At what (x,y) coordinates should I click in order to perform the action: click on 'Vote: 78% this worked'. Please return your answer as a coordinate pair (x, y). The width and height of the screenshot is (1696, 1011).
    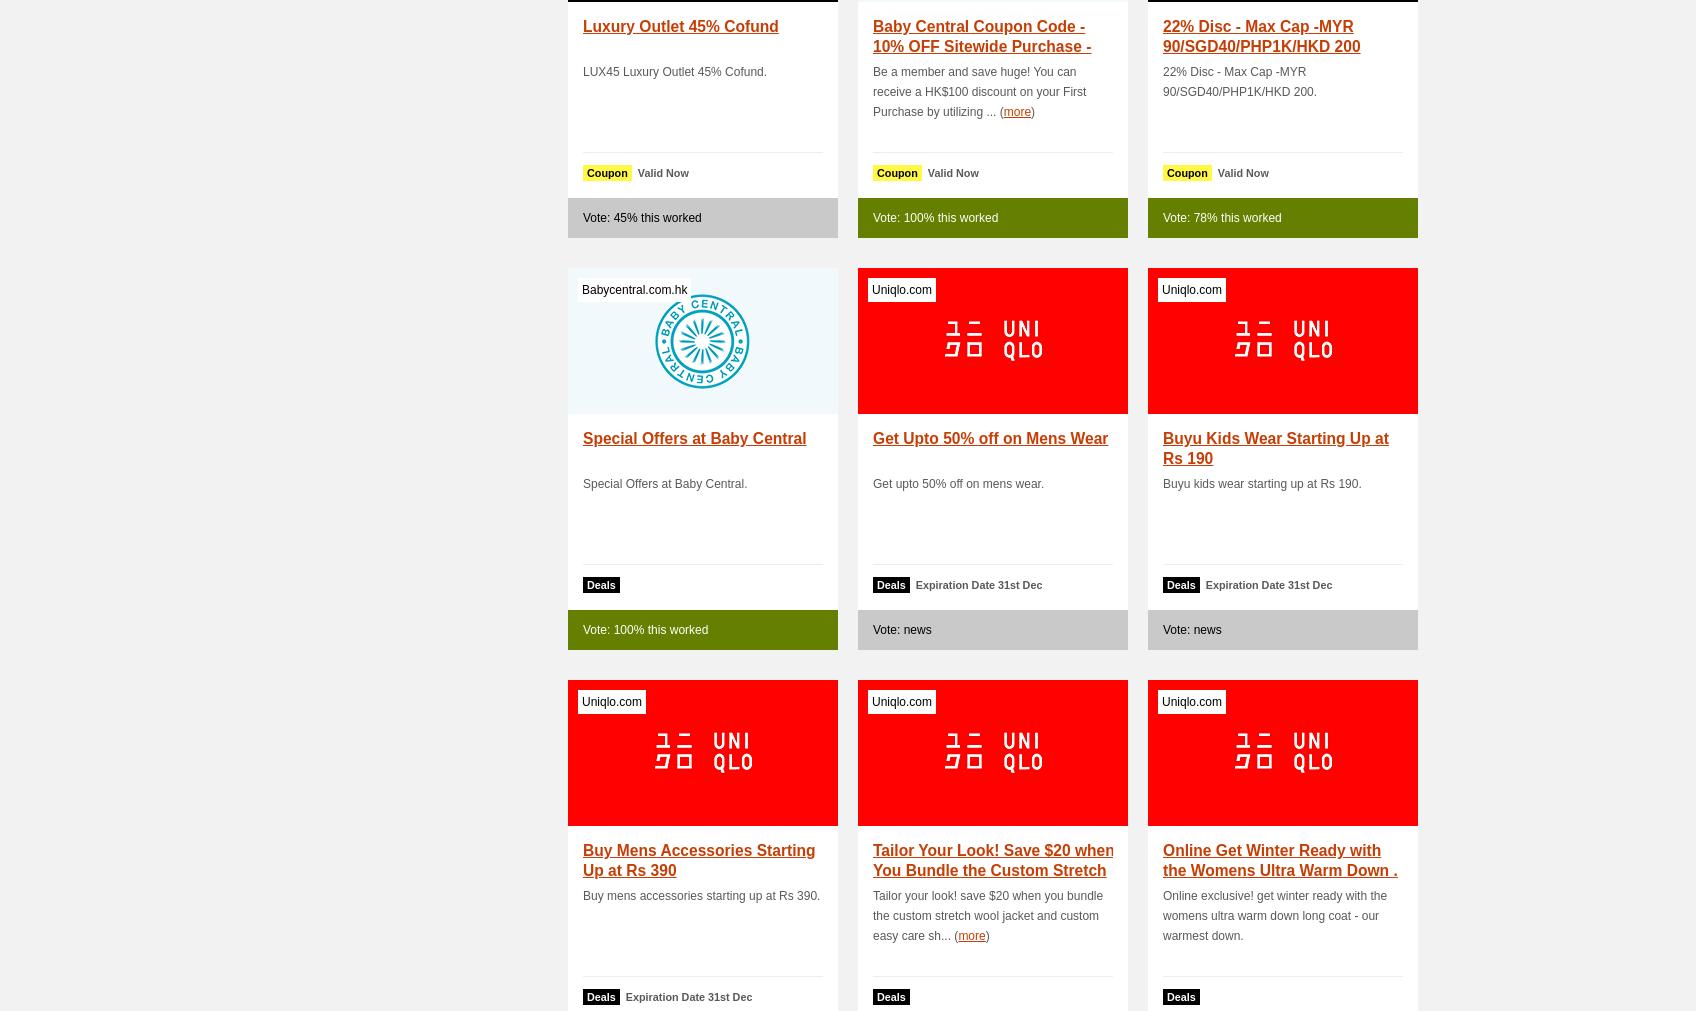
    Looking at the image, I should click on (1220, 217).